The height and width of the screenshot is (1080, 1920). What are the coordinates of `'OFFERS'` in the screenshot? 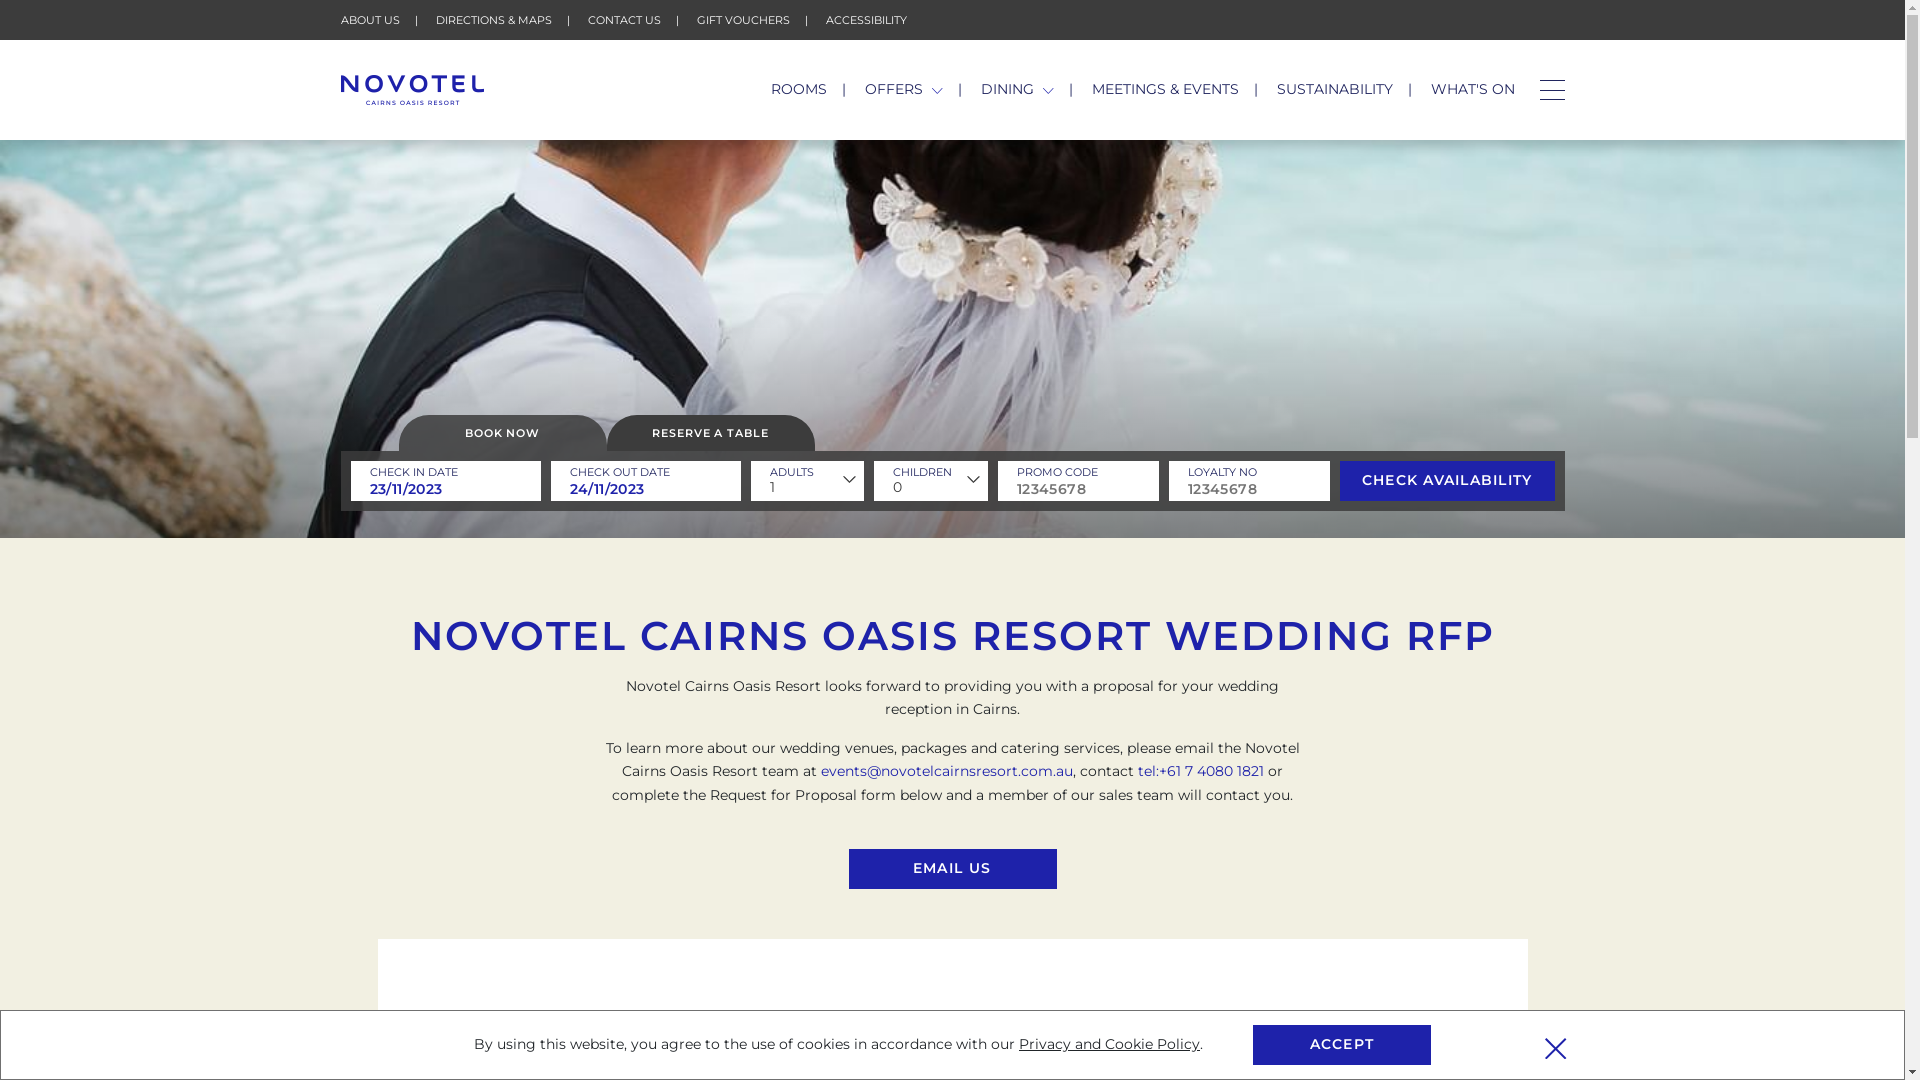 It's located at (902, 88).